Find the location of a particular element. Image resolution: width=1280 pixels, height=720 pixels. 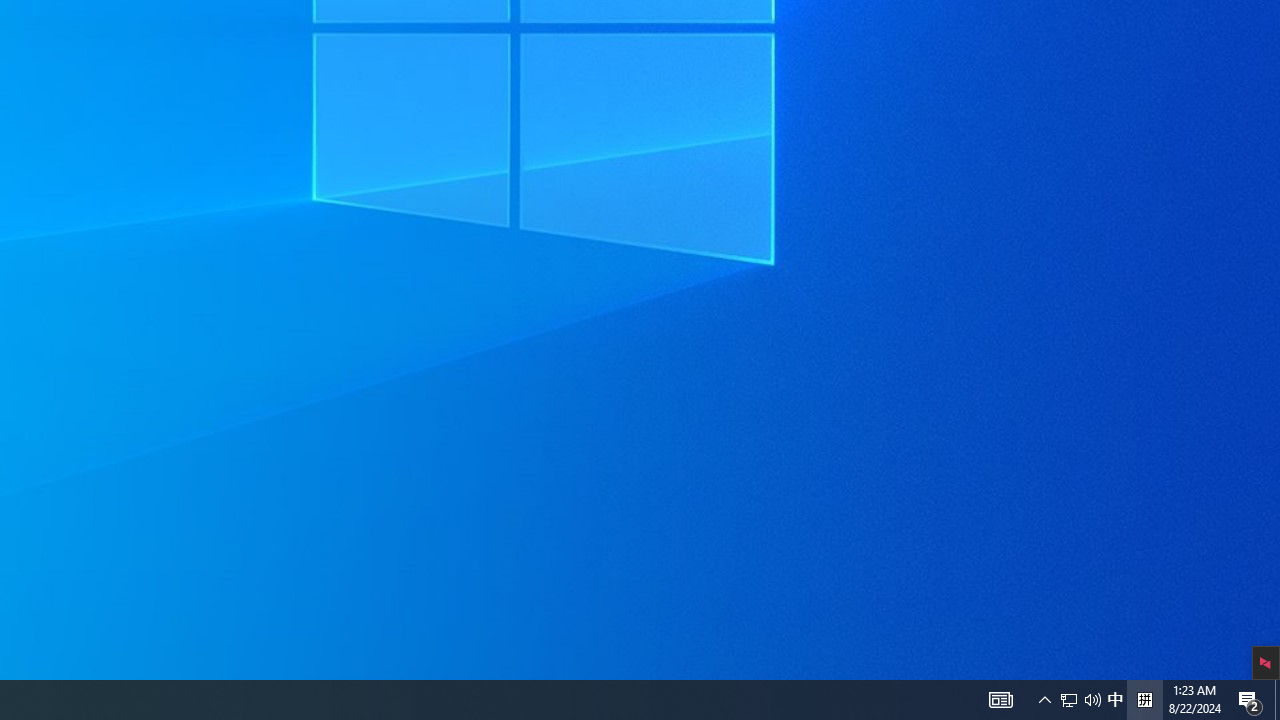

'AutomationID: 4105' is located at coordinates (1000, 698).